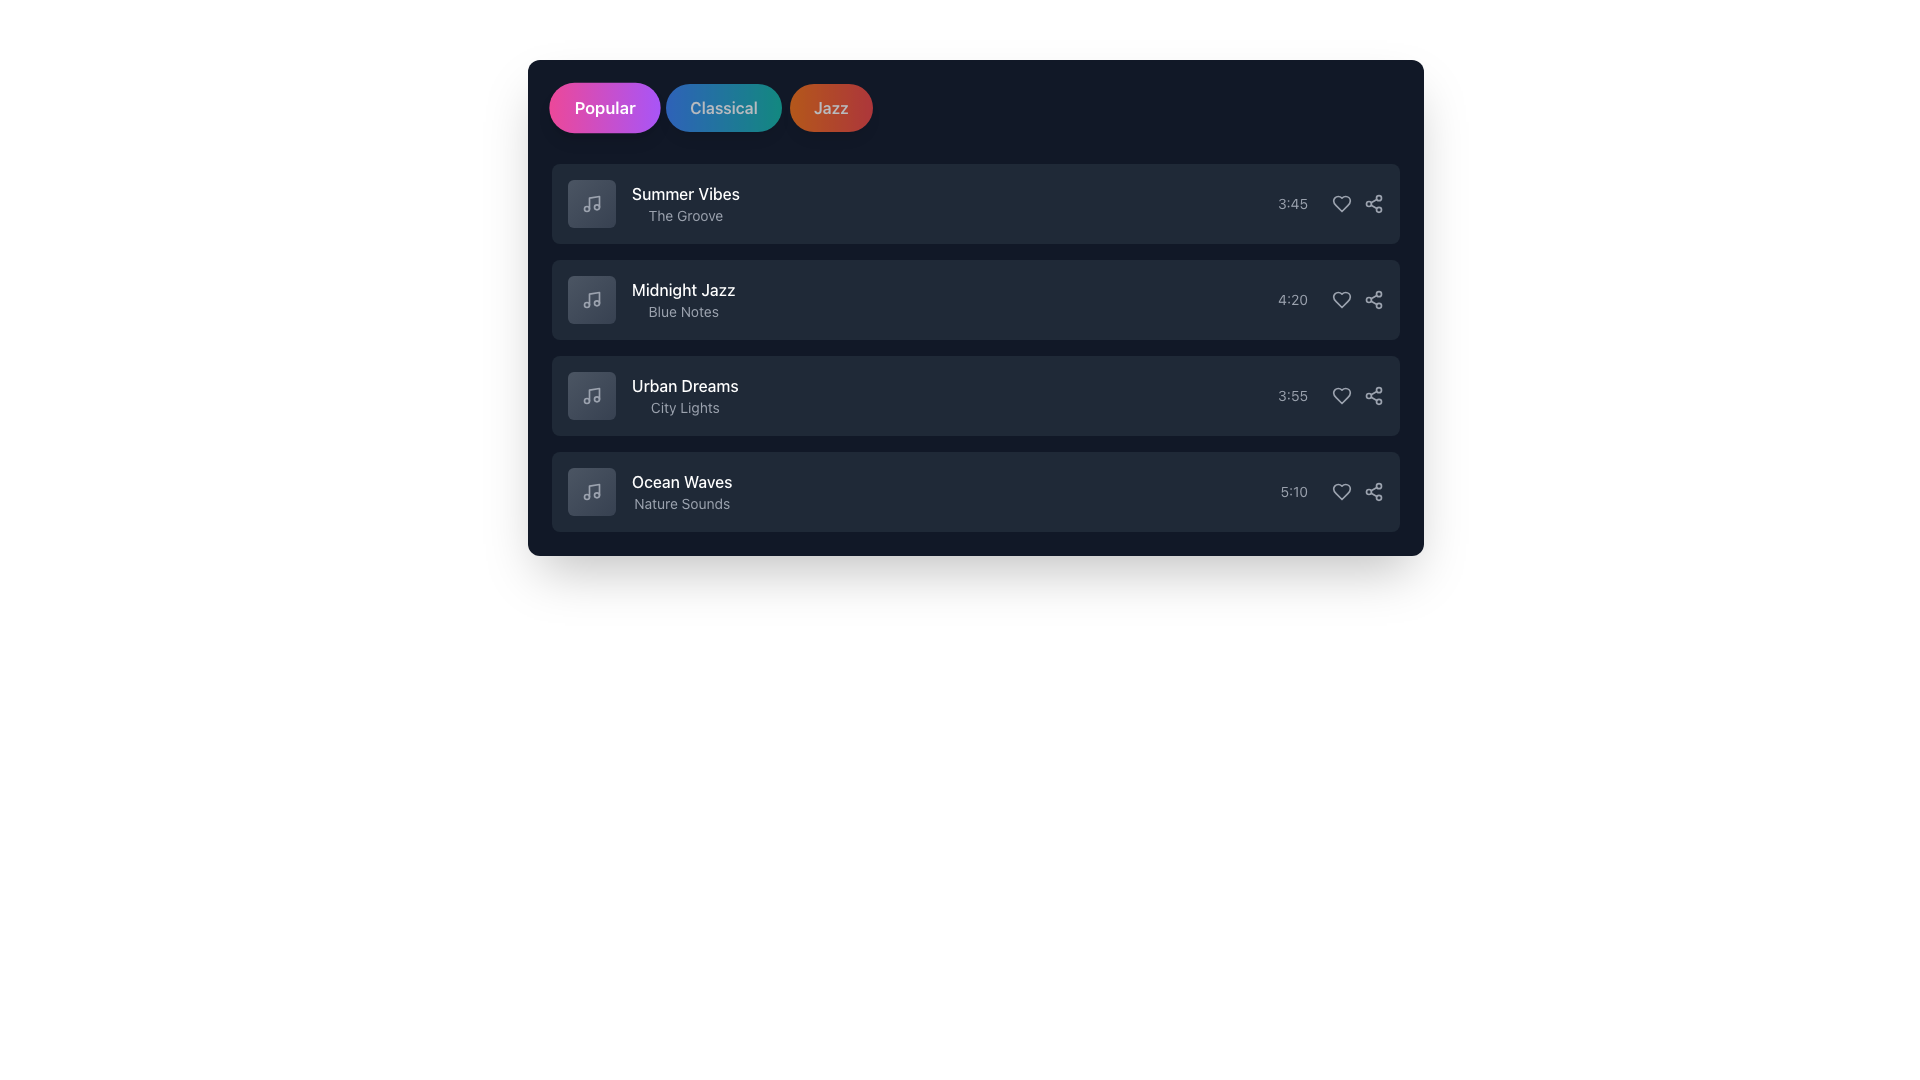 Image resolution: width=1920 pixels, height=1080 pixels. I want to click on the text label displaying '3:55' in light gray font, located in the third row of a list, so click(1293, 396).